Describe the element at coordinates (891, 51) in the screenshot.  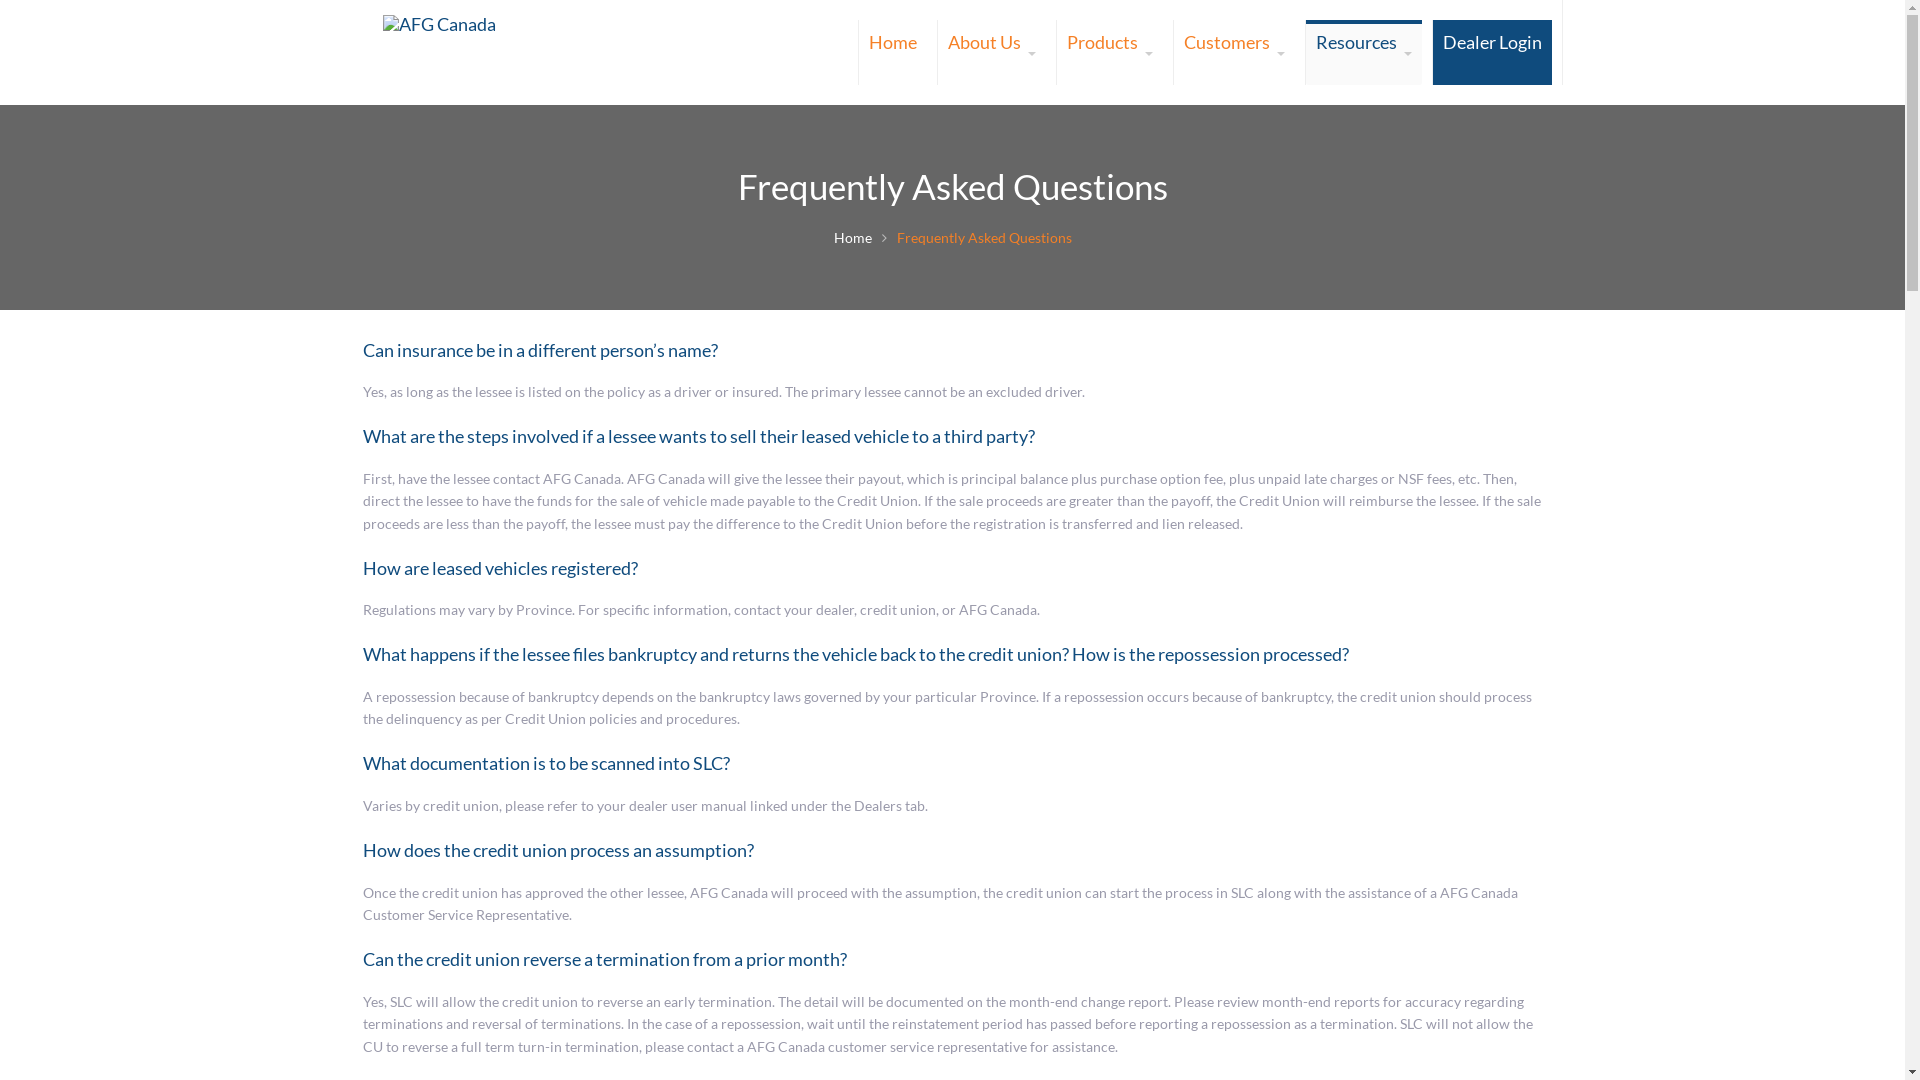
I see `'Home'` at that location.